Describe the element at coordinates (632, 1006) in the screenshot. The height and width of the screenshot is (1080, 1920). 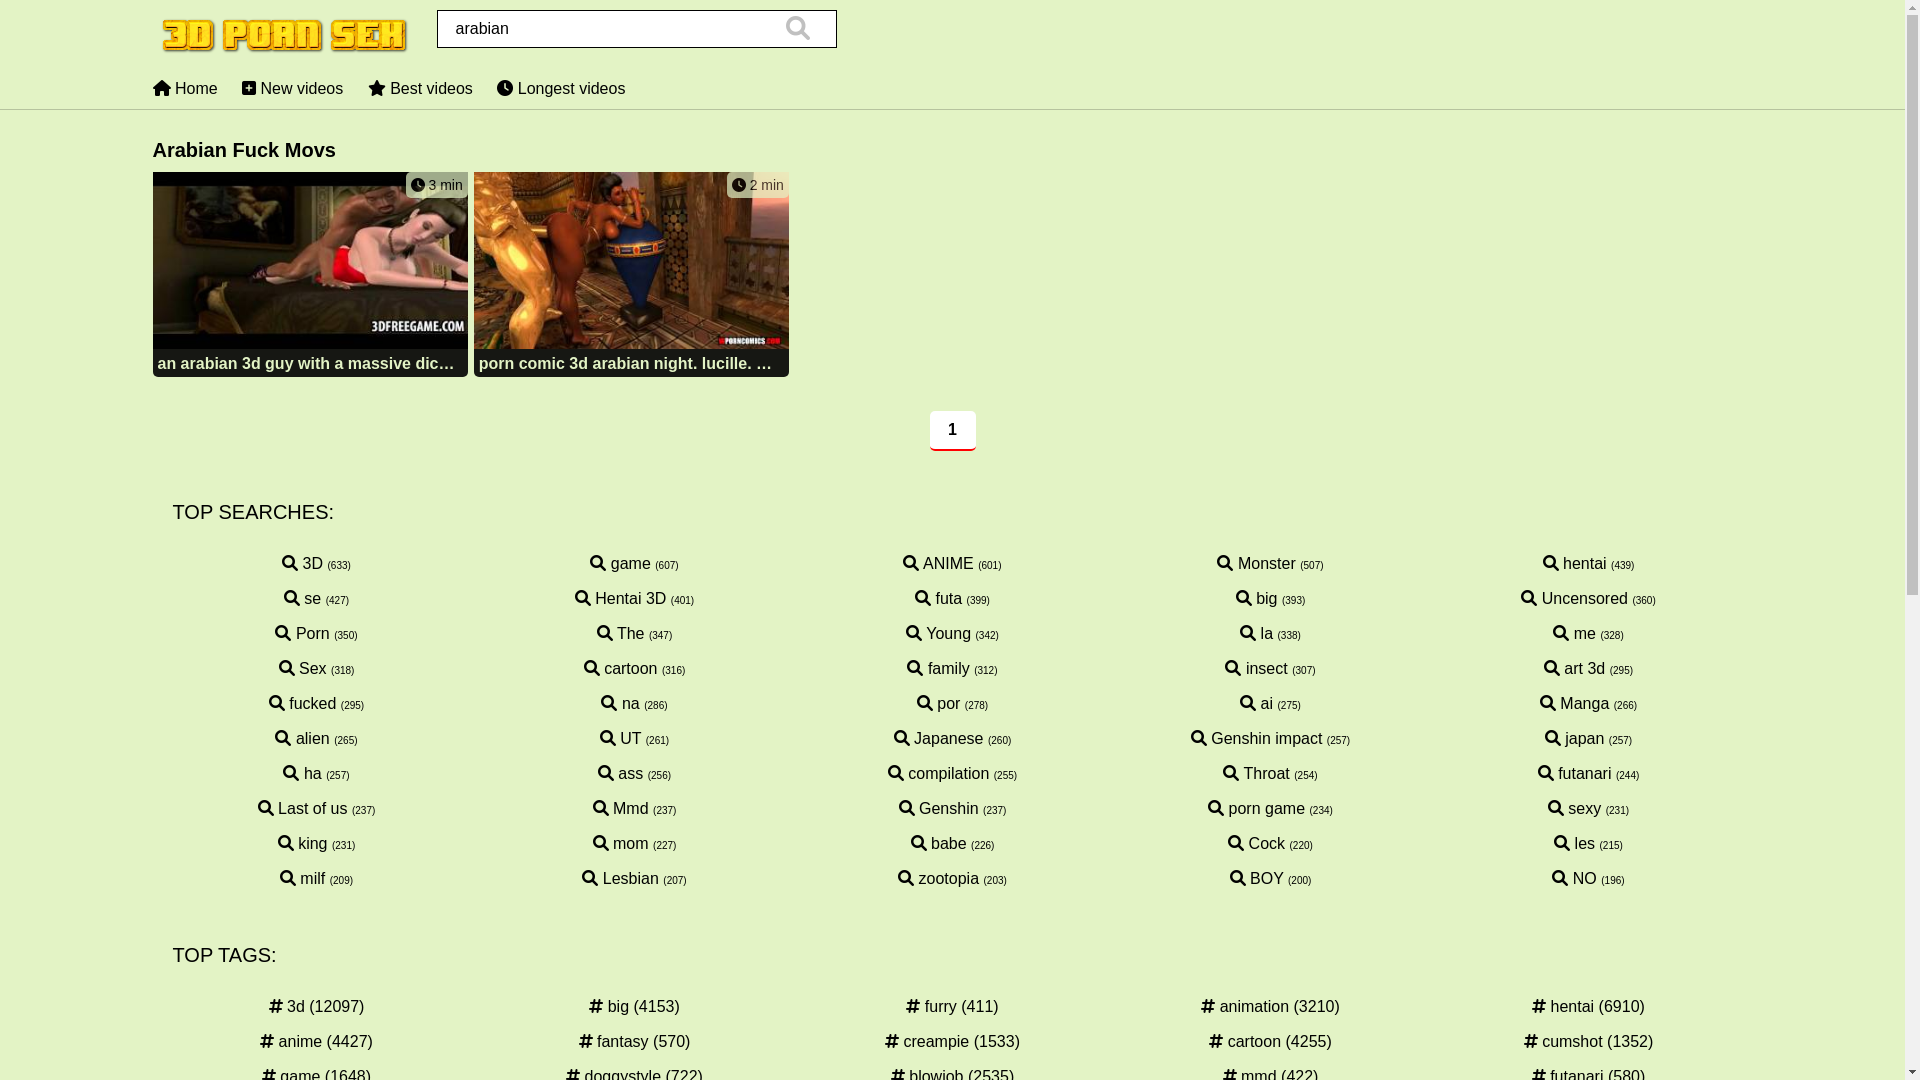
I see `'big (4153)'` at that location.